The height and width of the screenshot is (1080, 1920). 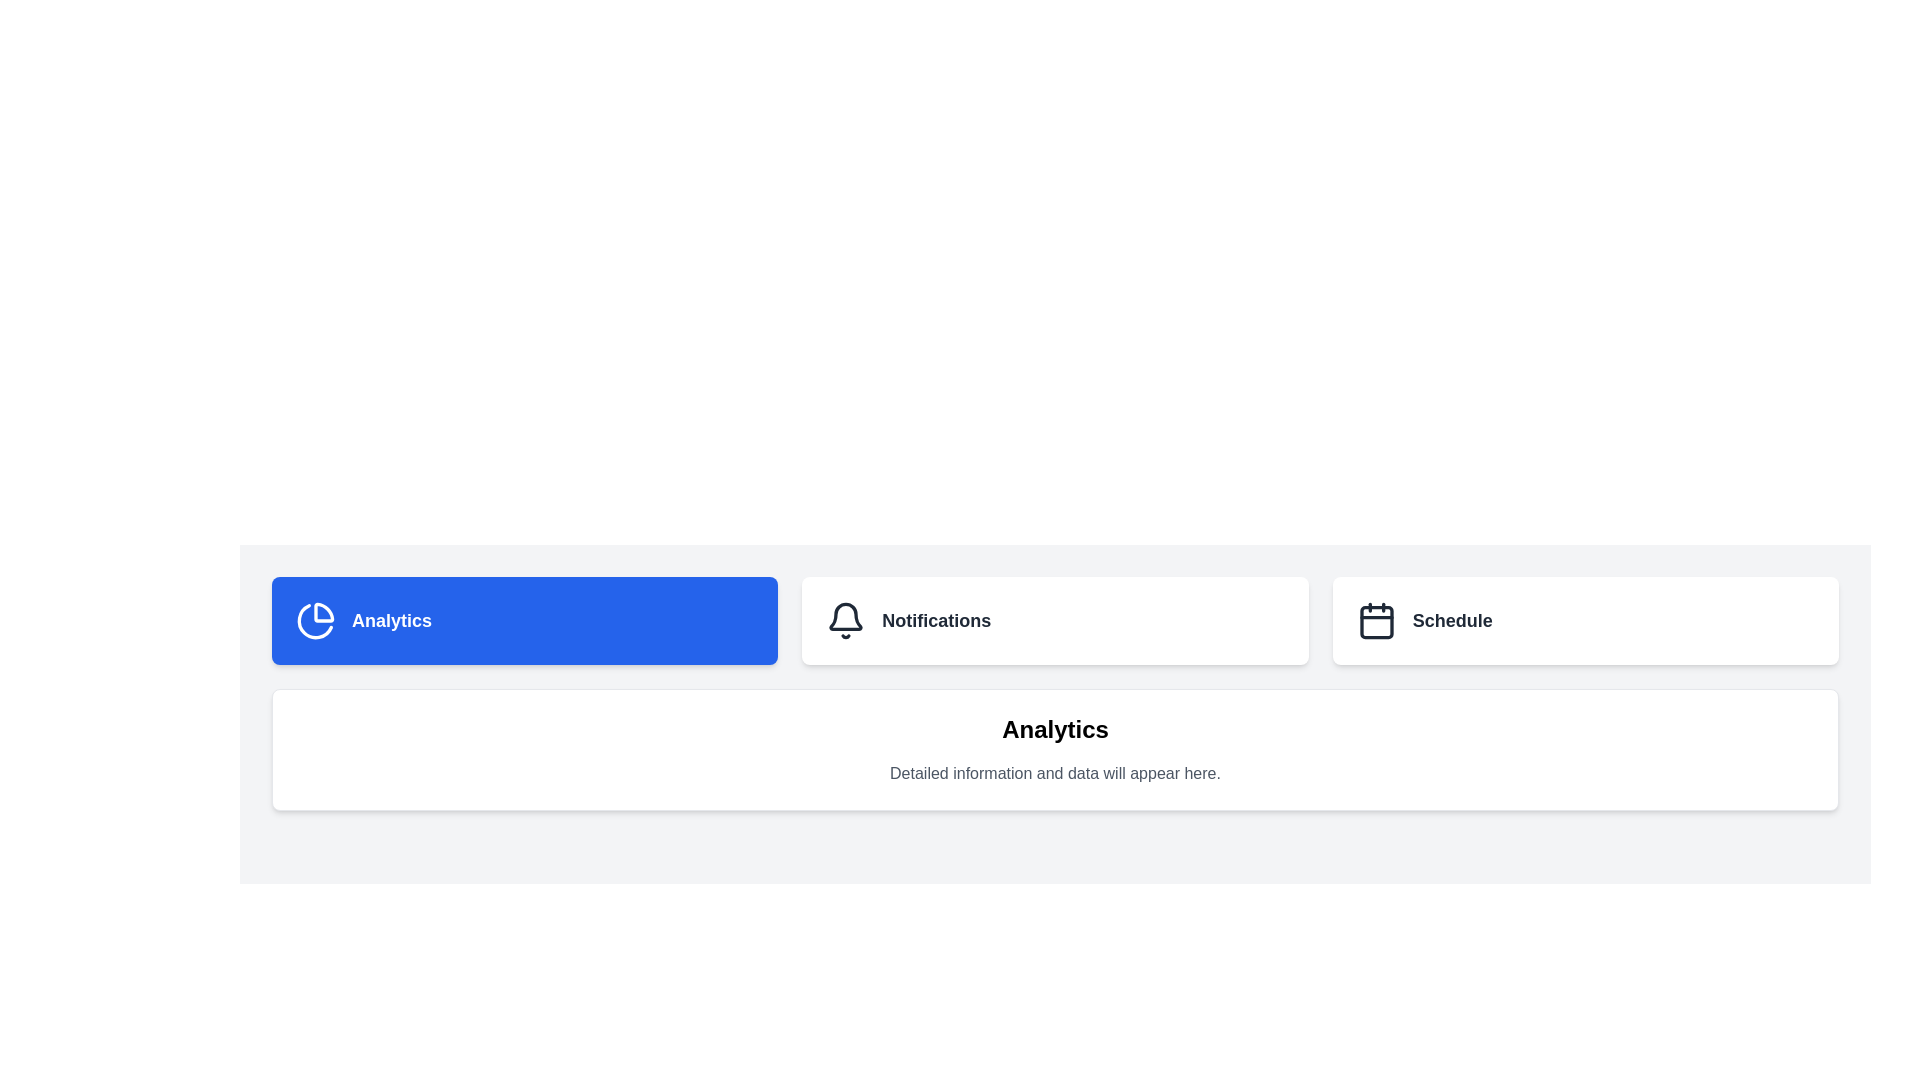 I want to click on the 'Analytics' button, which is the first button in a horizontal list of interactive buttons, so click(x=525, y=620).